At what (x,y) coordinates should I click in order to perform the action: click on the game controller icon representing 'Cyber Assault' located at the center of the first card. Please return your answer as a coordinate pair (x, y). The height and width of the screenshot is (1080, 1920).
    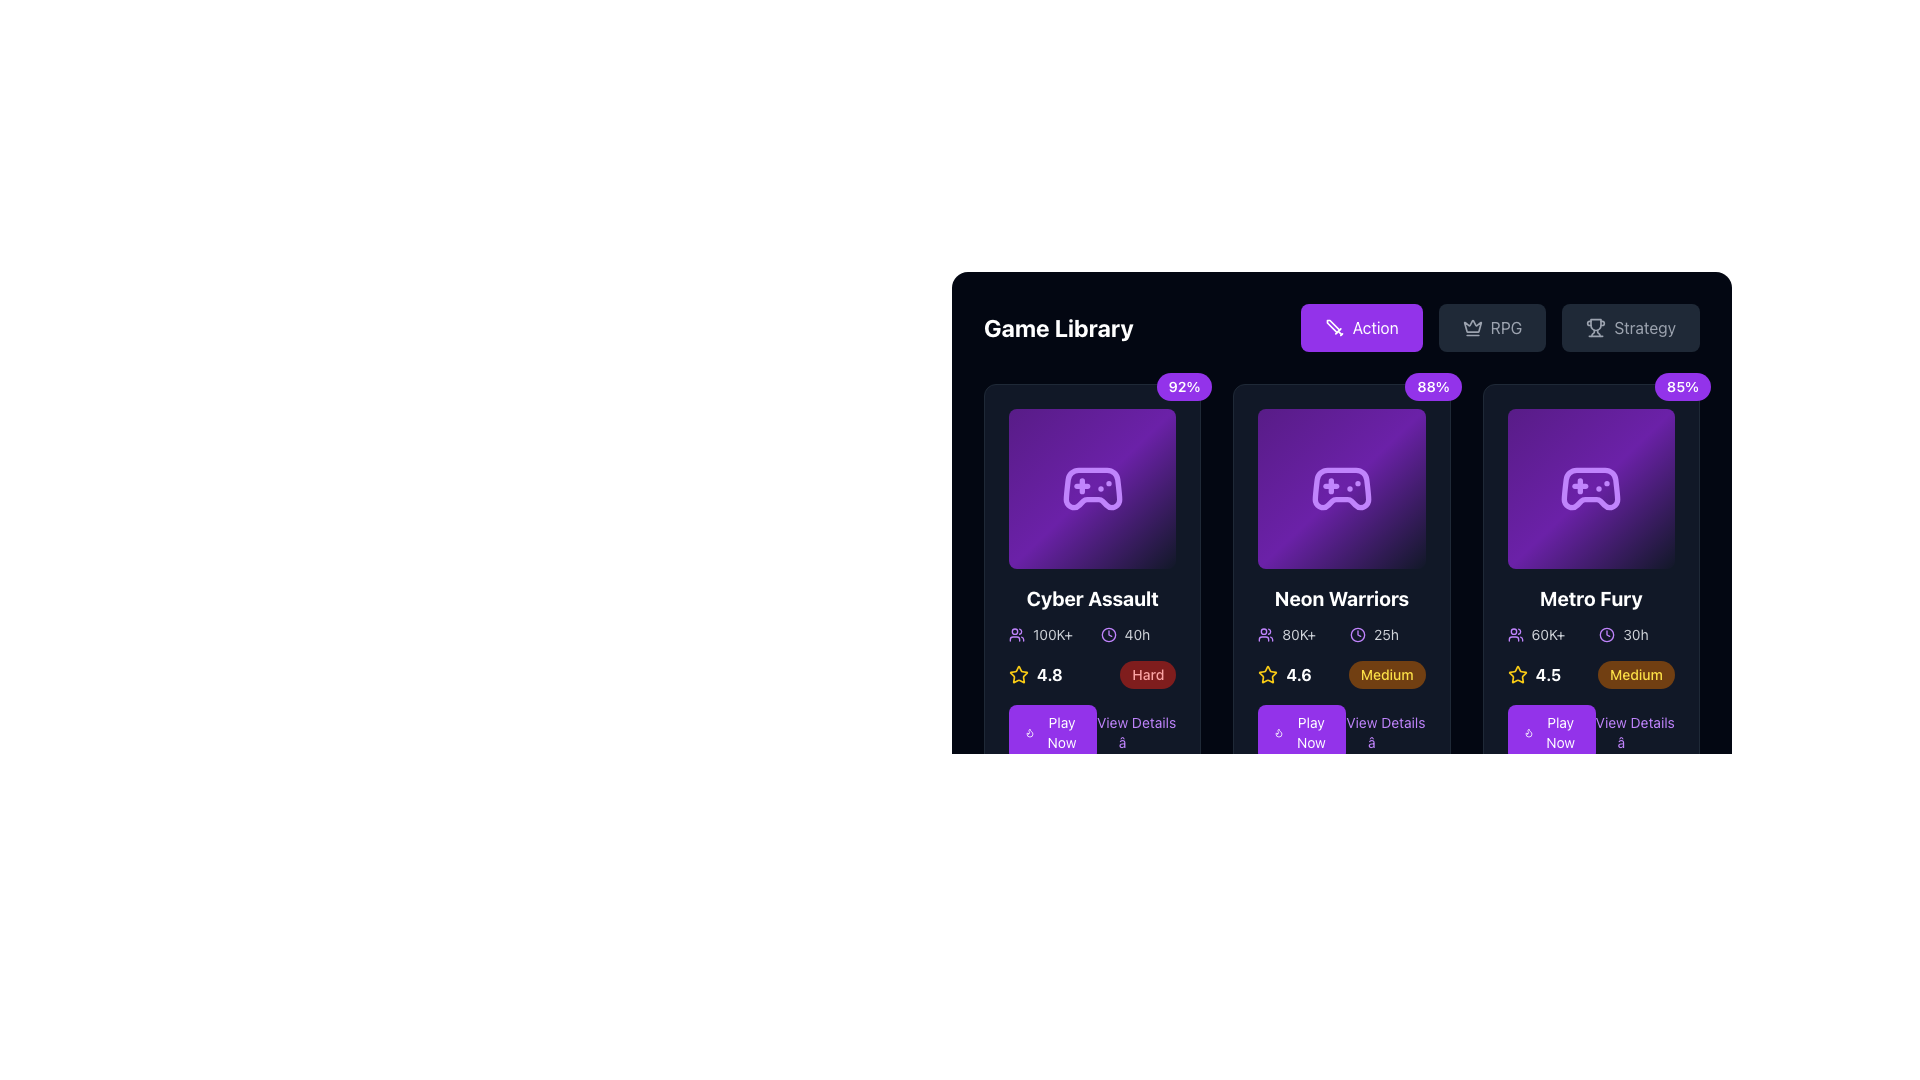
    Looking at the image, I should click on (1091, 489).